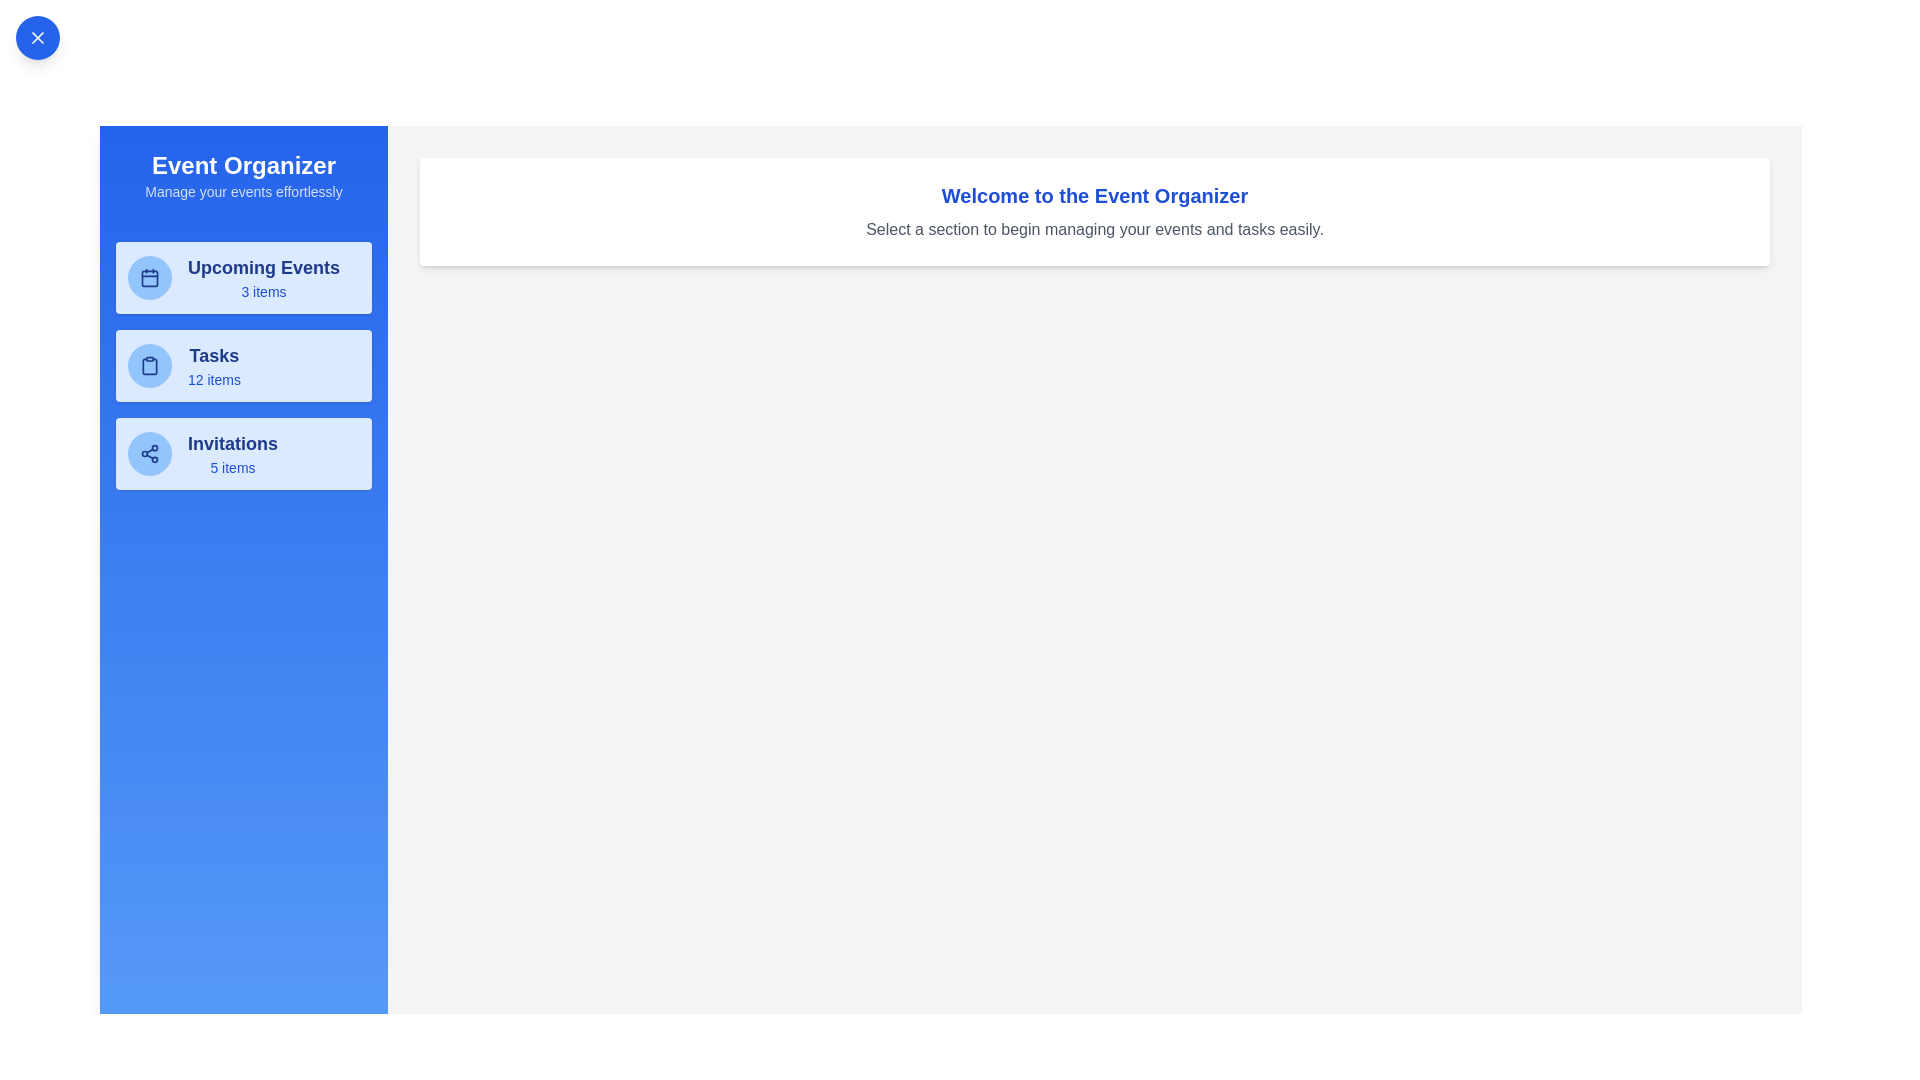 The image size is (1920, 1080). I want to click on the 'Tasks' card to navigate to the 'Tasks' section, so click(243, 366).